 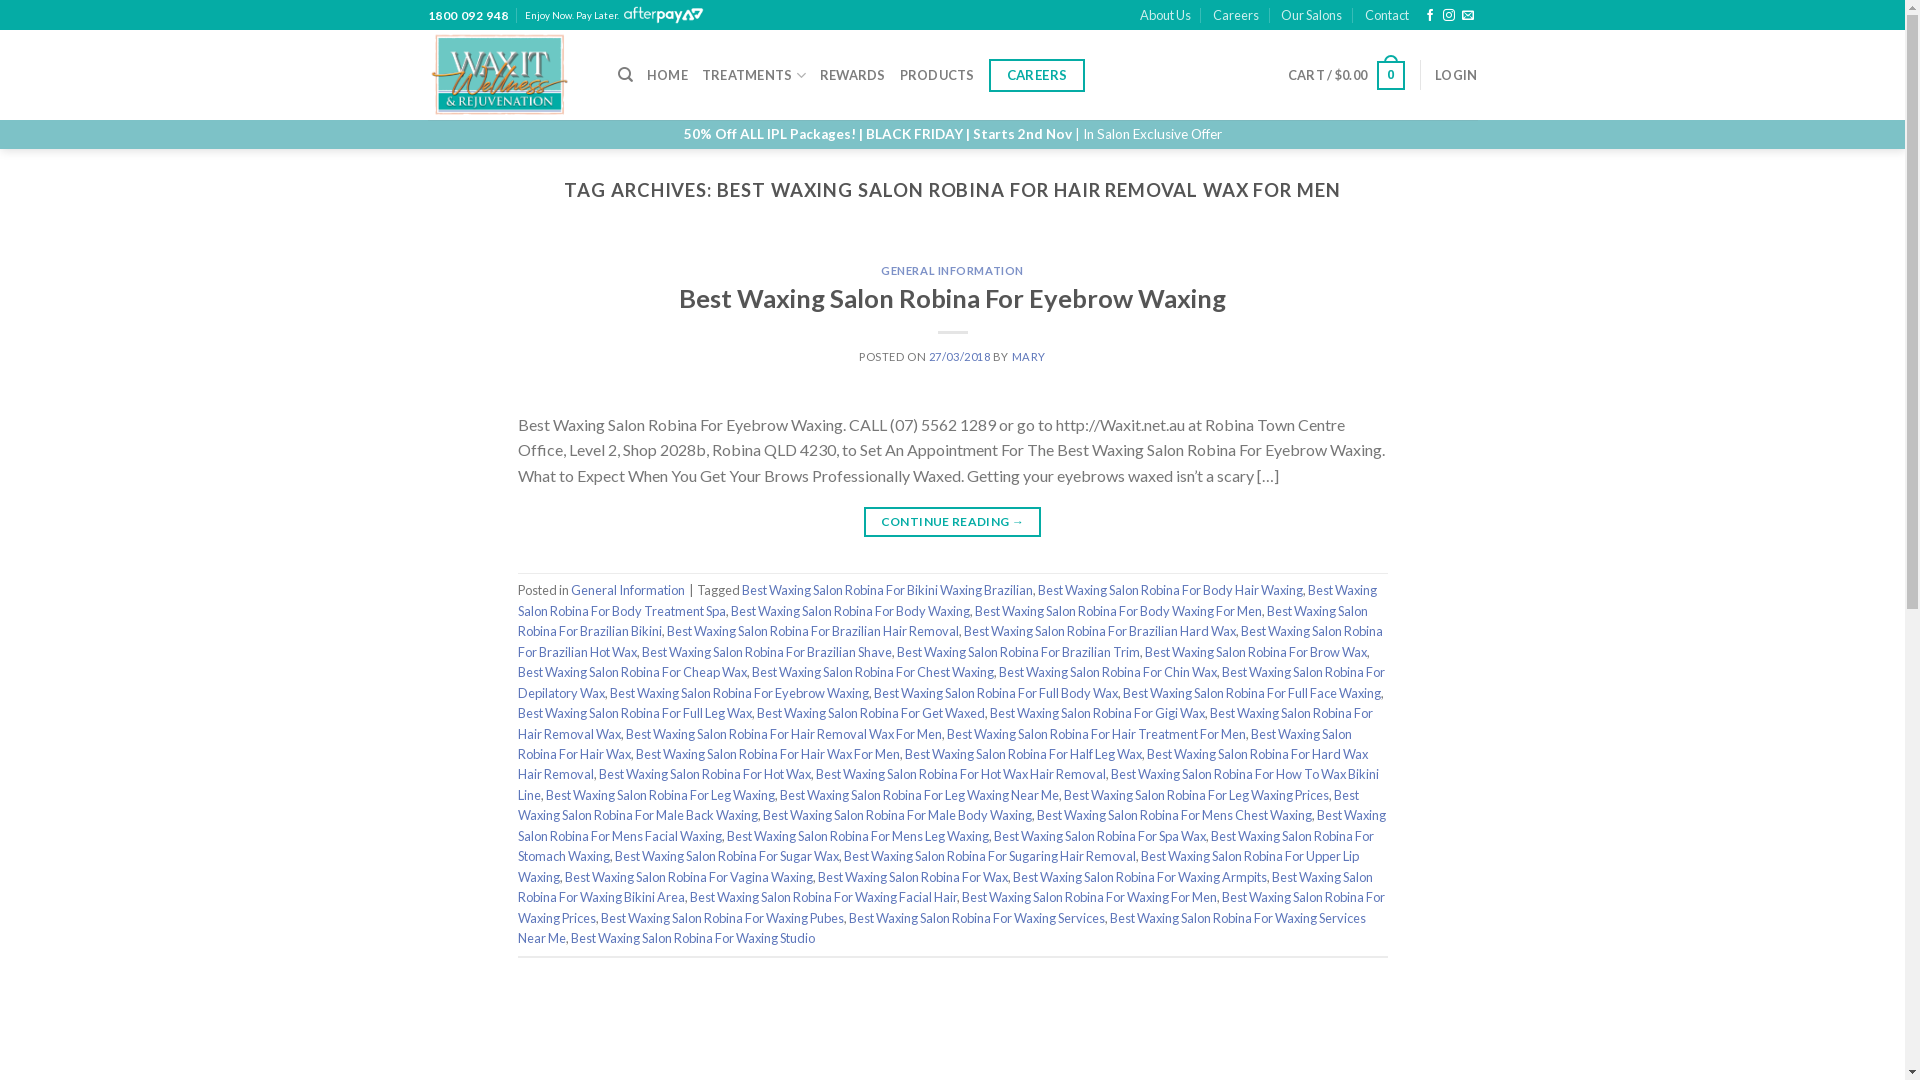 I want to click on 'Best Waxing Salon Robina For Body Waxing', so click(x=849, y=609).